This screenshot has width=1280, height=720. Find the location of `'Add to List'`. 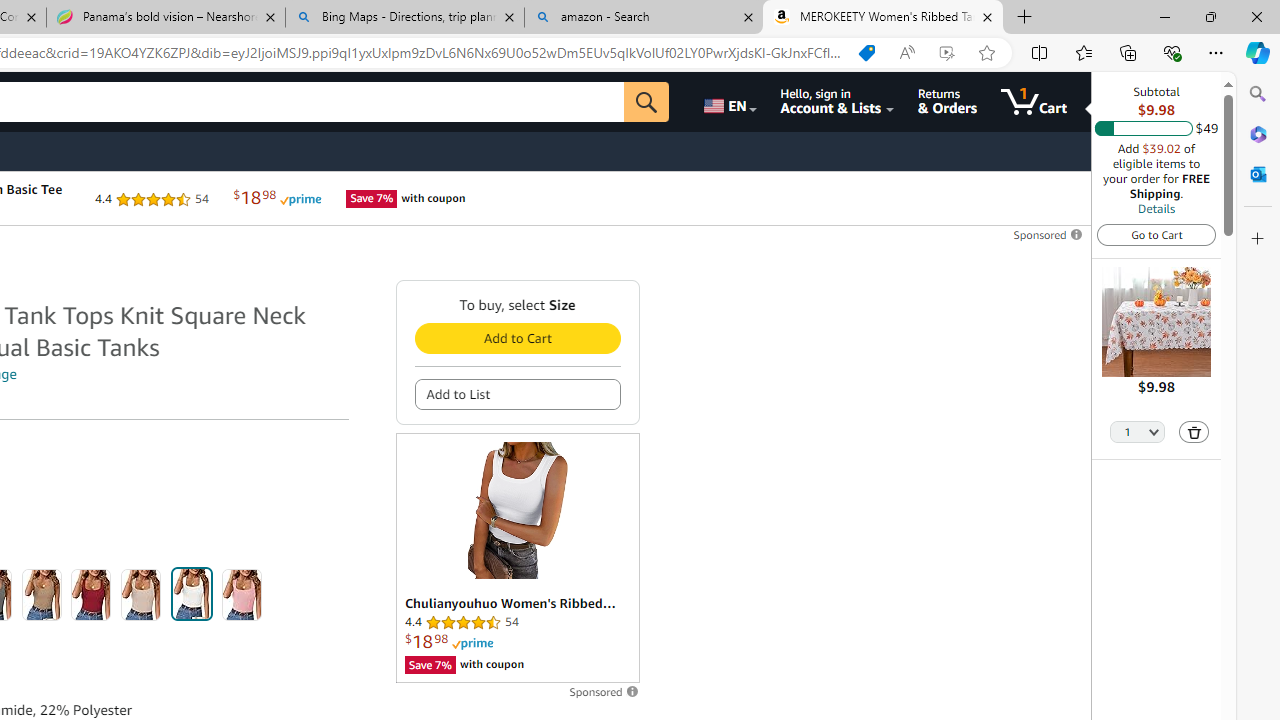

'Add to List' is located at coordinates (517, 394).